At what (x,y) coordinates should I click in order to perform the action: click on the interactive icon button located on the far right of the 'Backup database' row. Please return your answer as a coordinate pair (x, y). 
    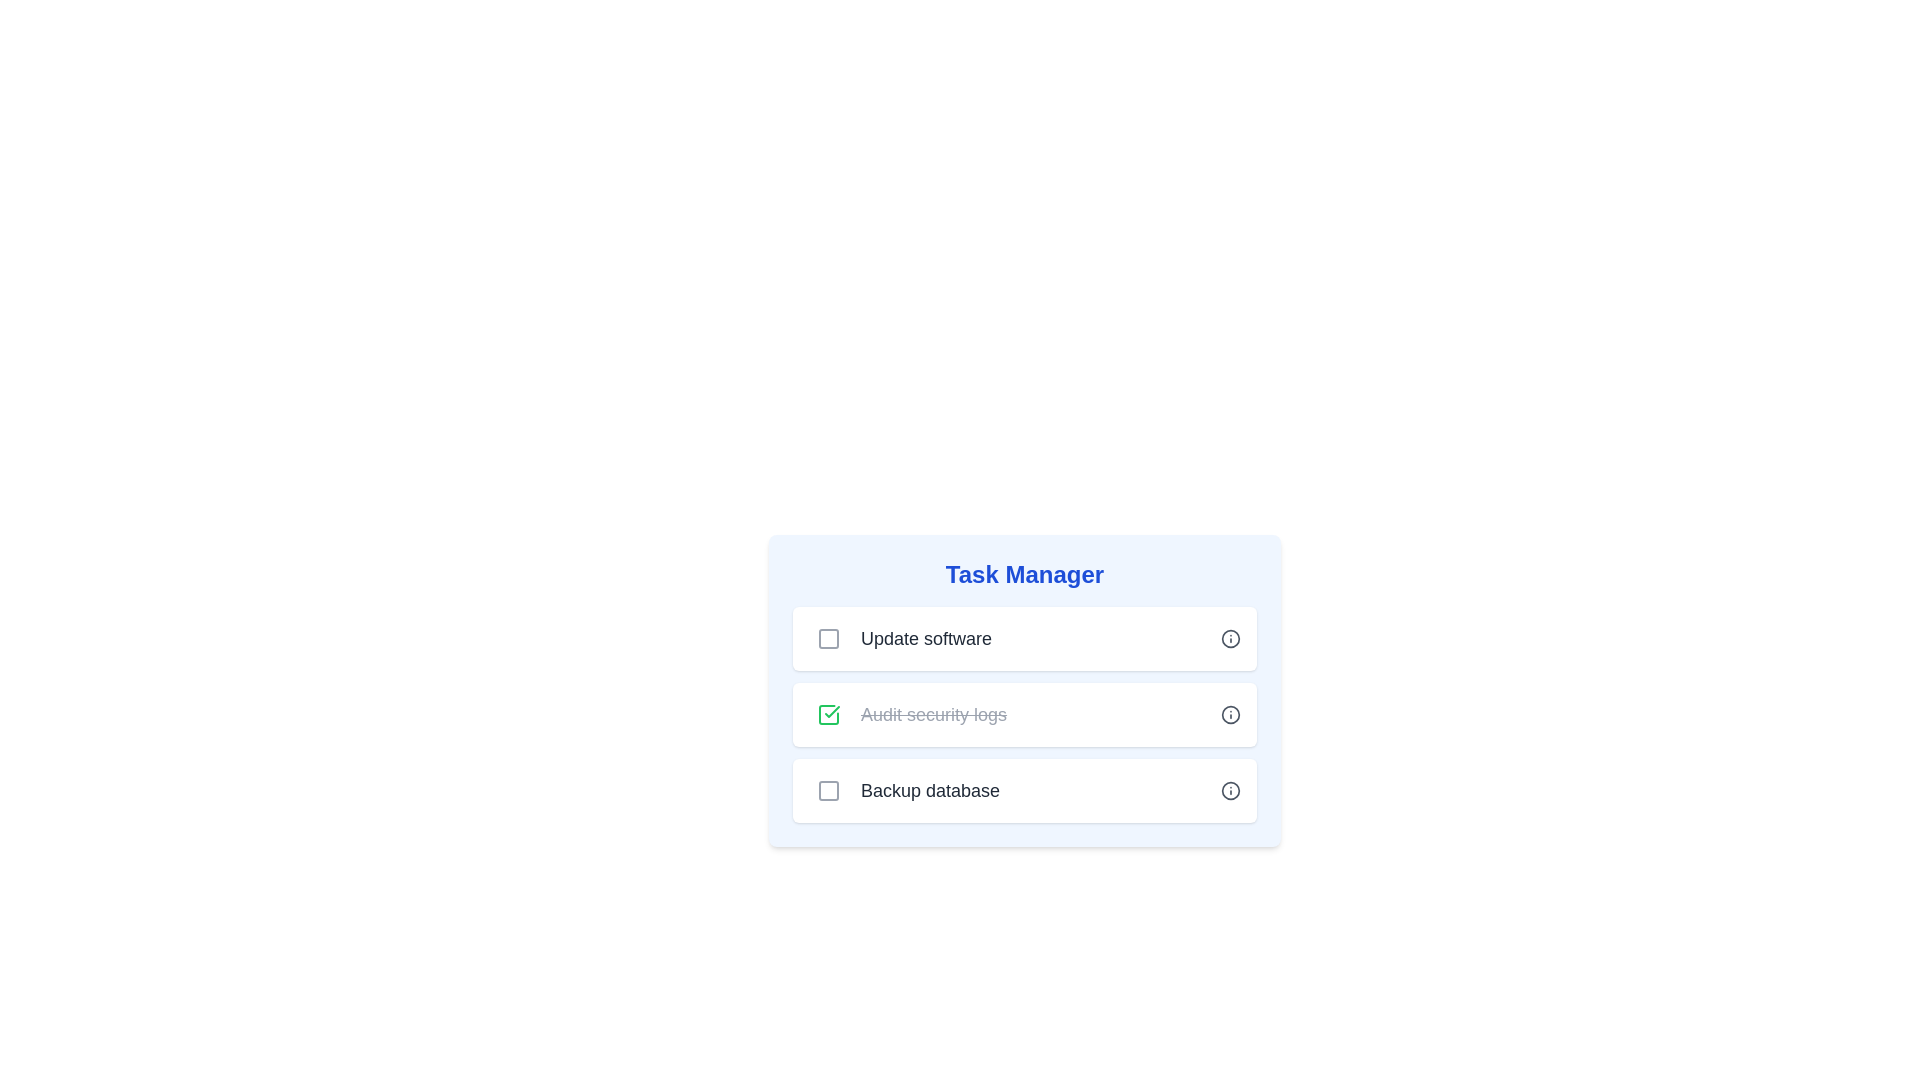
    Looking at the image, I should click on (1229, 789).